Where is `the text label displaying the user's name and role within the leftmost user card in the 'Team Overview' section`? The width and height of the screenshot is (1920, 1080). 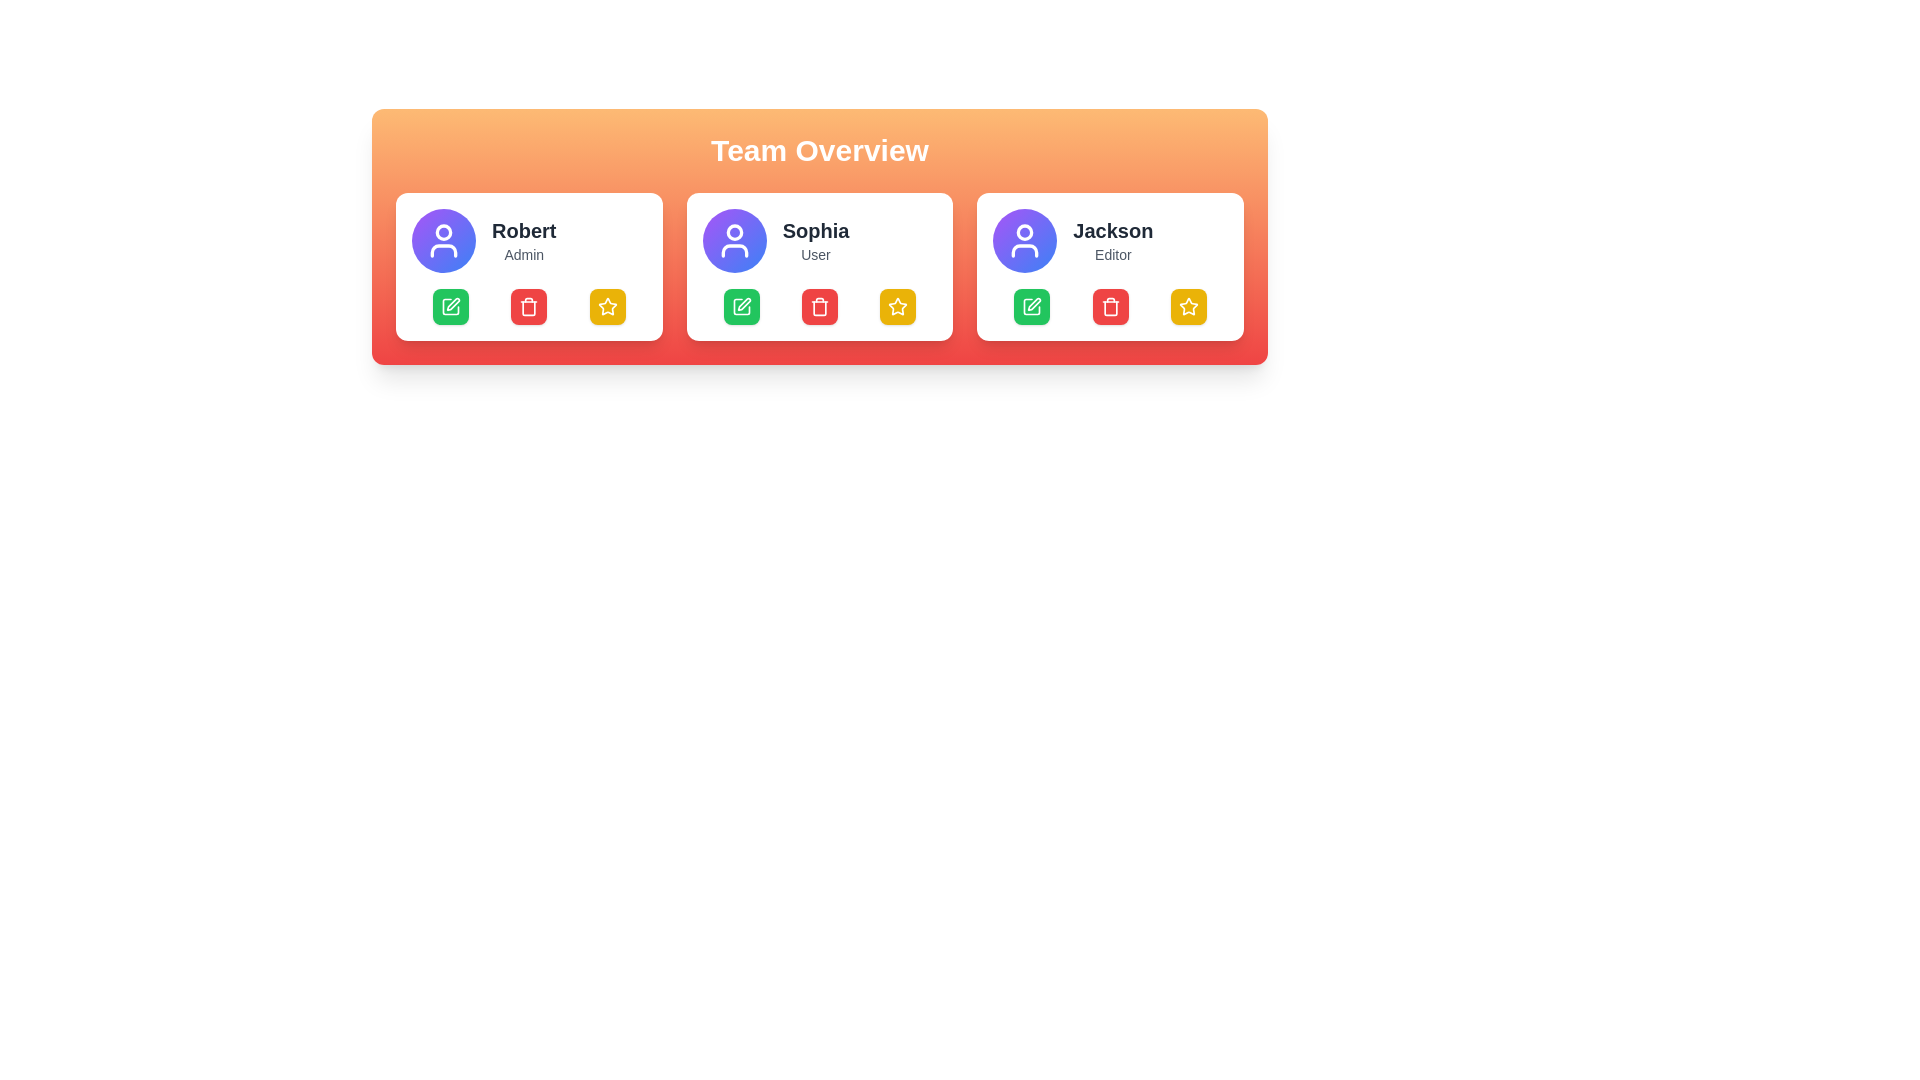
the text label displaying the user's name and role within the leftmost user card in the 'Team Overview' section is located at coordinates (524, 239).